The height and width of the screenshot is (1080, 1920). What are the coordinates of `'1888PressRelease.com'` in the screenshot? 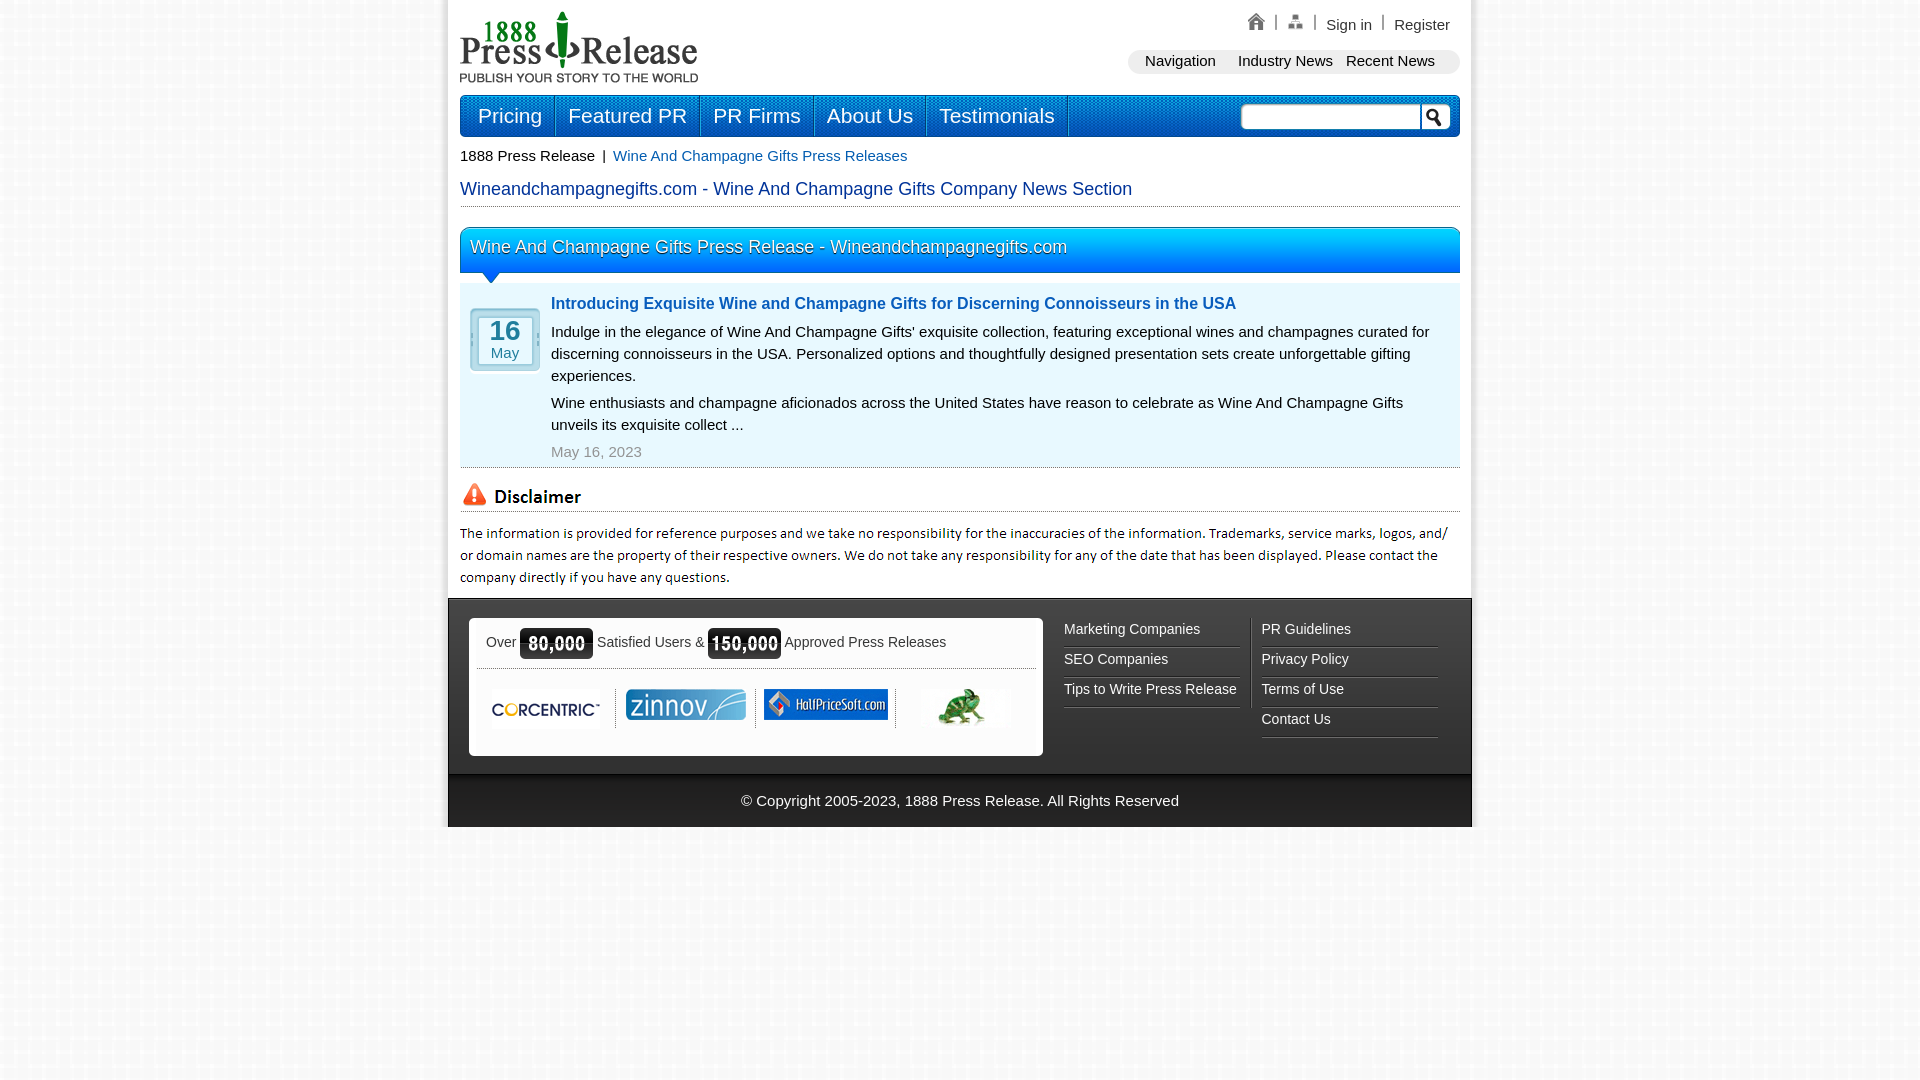 It's located at (578, 45).